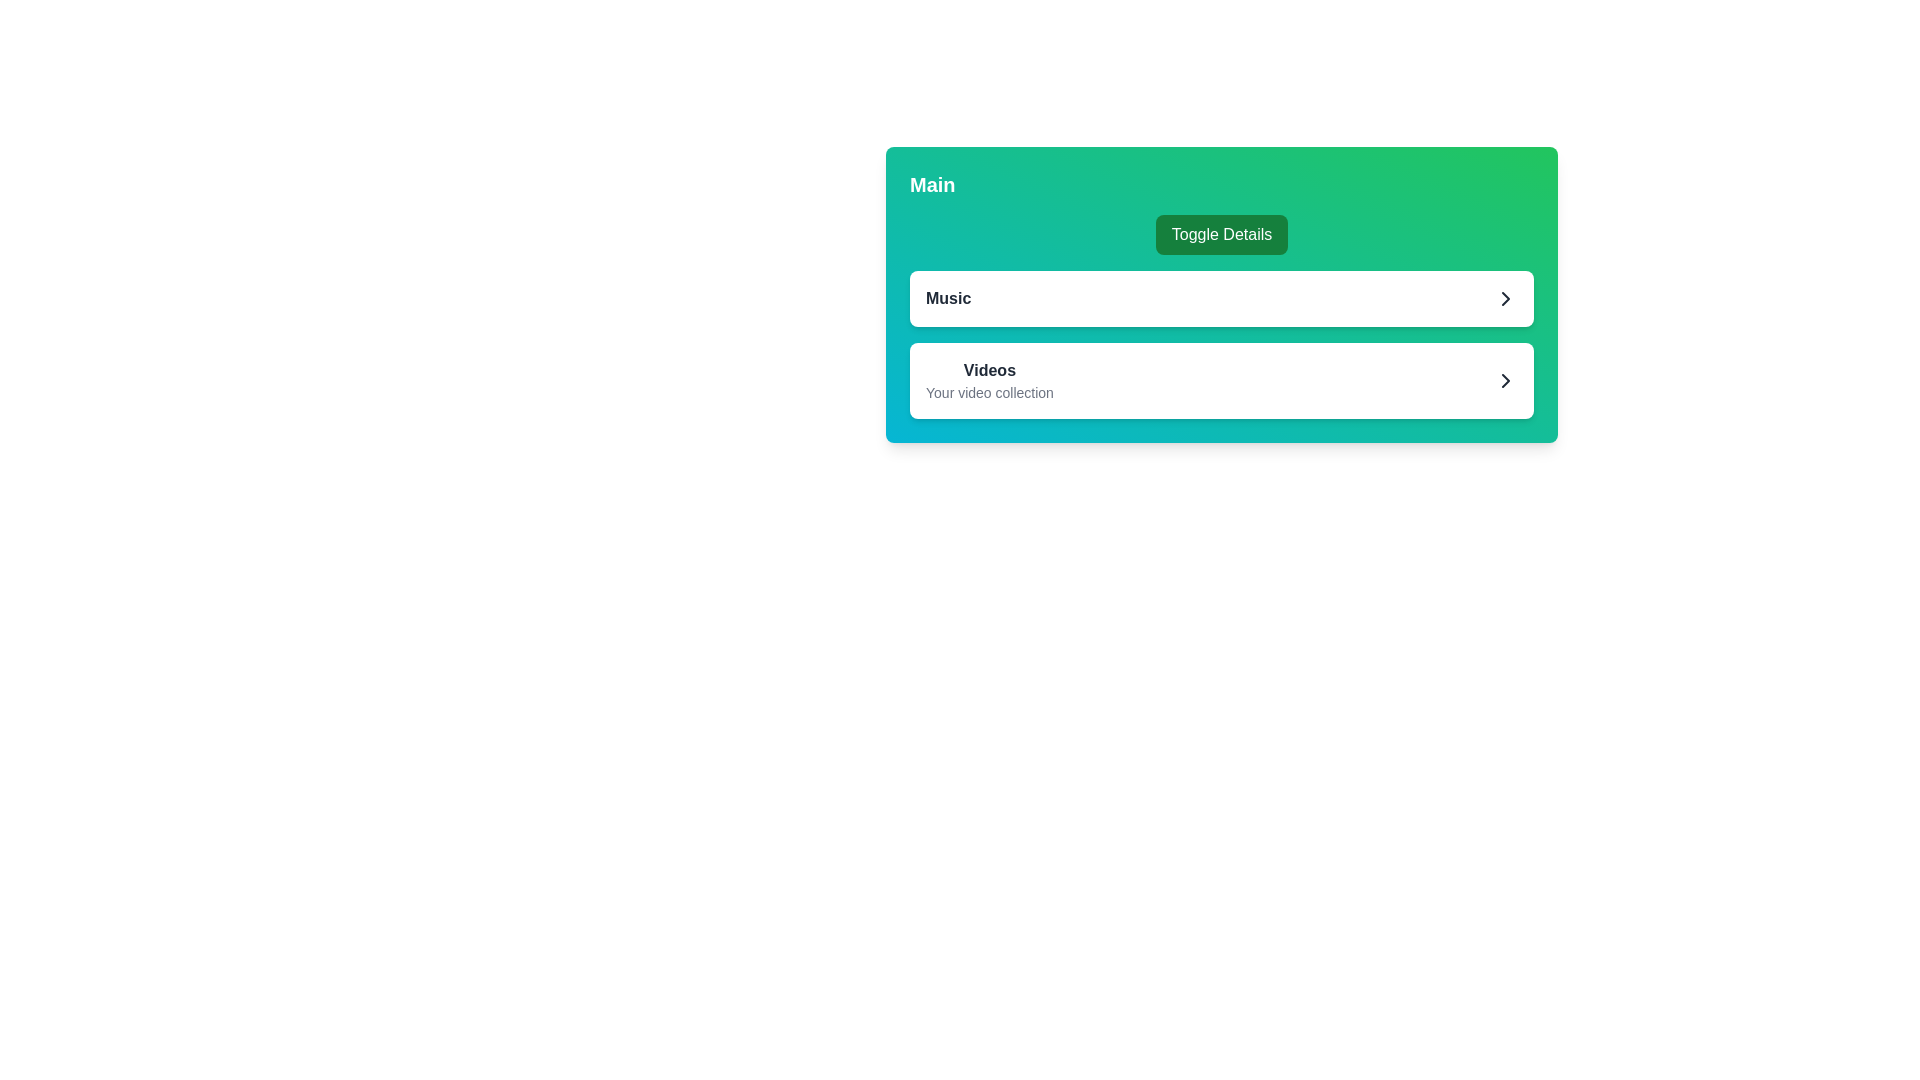 Image resolution: width=1920 pixels, height=1080 pixels. Describe the element at coordinates (989, 393) in the screenshot. I see `static text element that displays 'Your video collection', located beneath the bold title 'Videos' in the Videos section` at that location.